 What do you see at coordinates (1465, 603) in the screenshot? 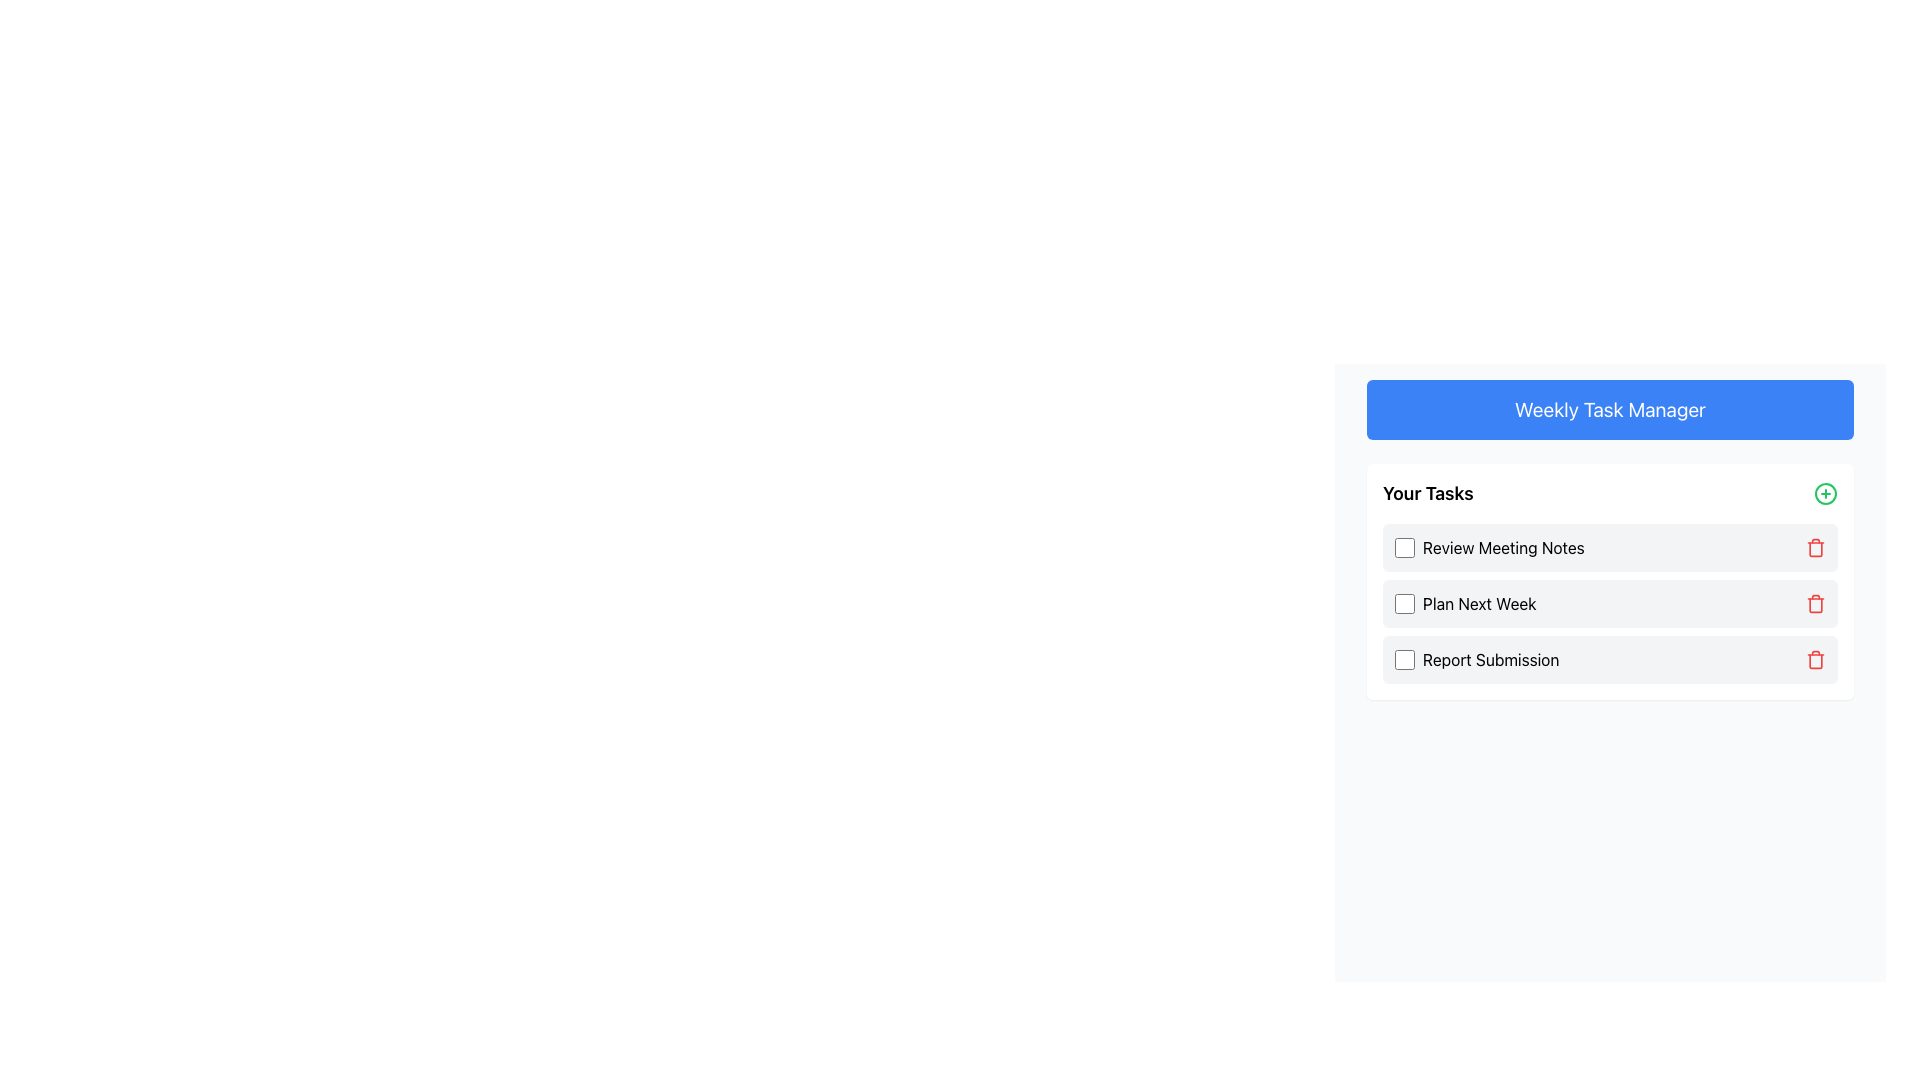
I see `the text label associated with the checkbox, which is the second item in the task list under 'Your Tasks'` at bounding box center [1465, 603].